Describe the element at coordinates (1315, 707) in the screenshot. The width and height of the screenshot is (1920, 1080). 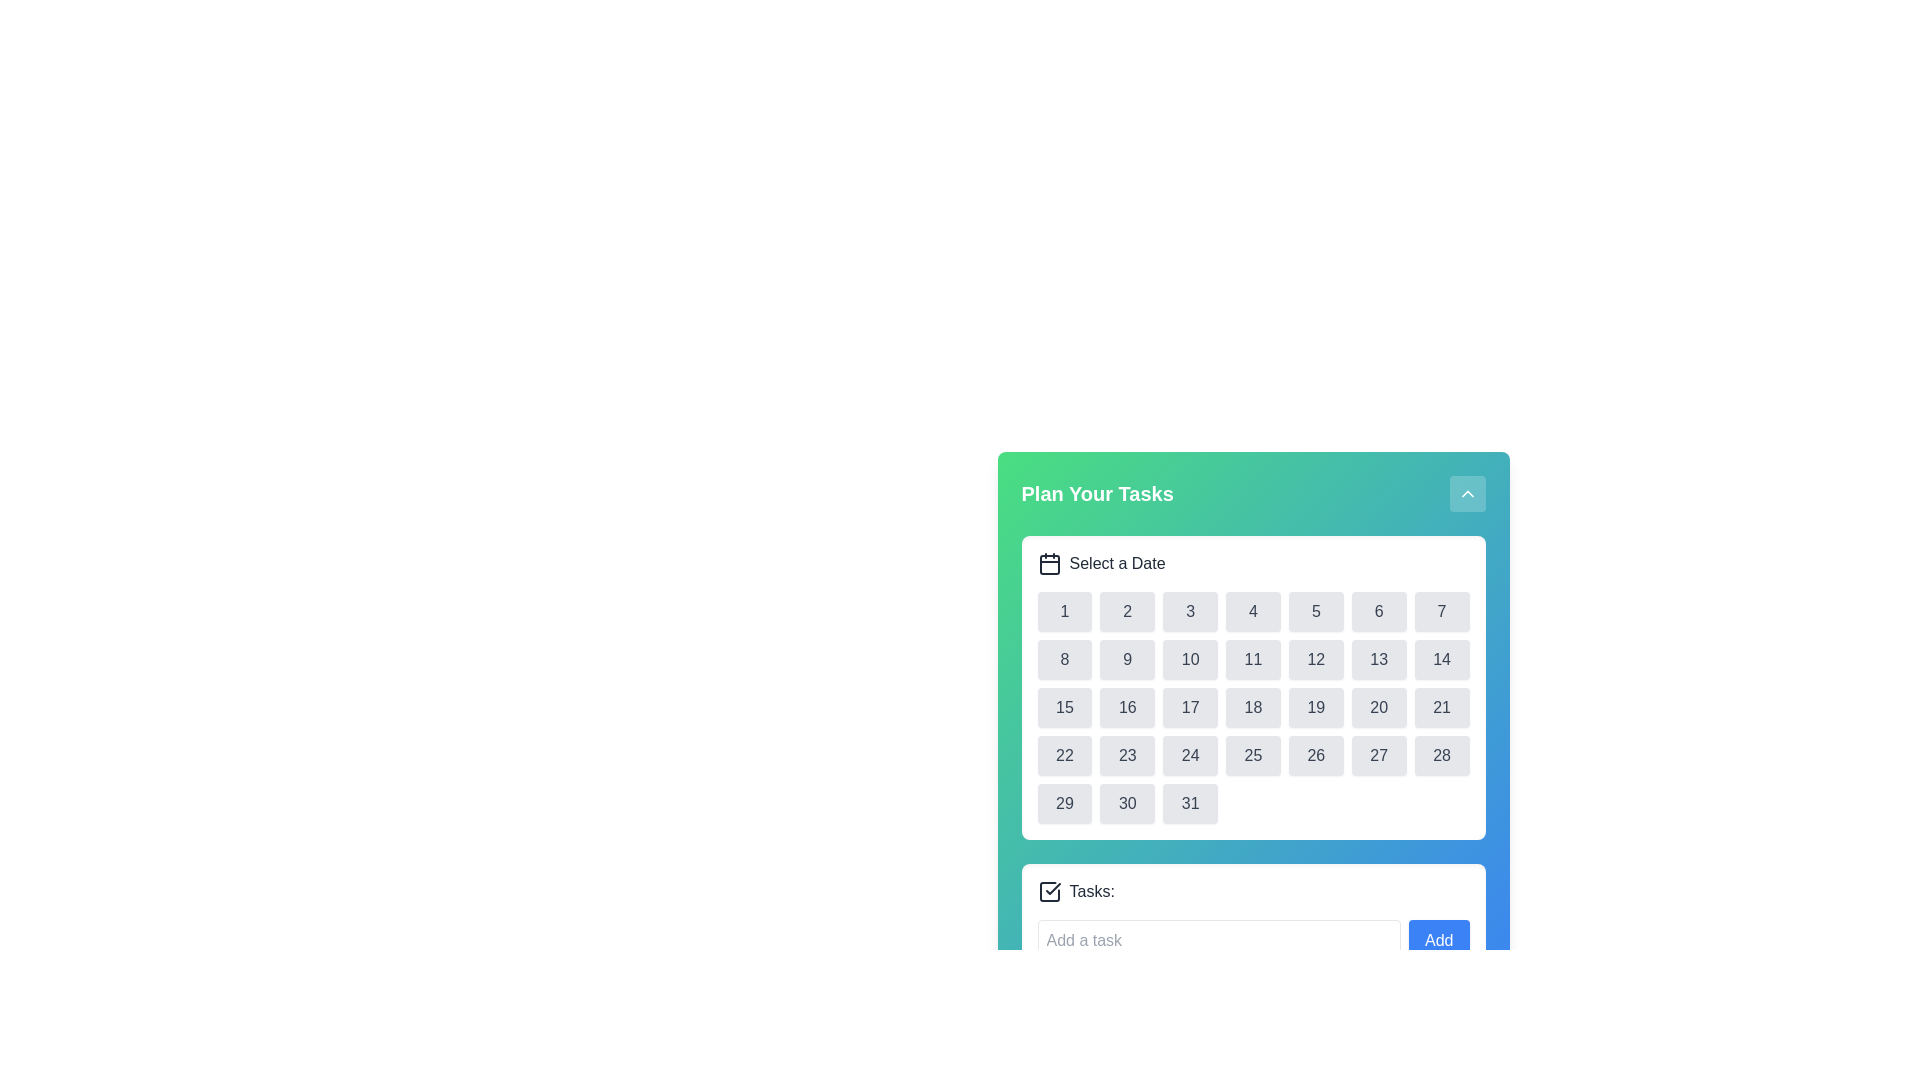
I see `the date selector button for the 19th day in the calendar interface located in the third row and fifth column of the grid` at that location.